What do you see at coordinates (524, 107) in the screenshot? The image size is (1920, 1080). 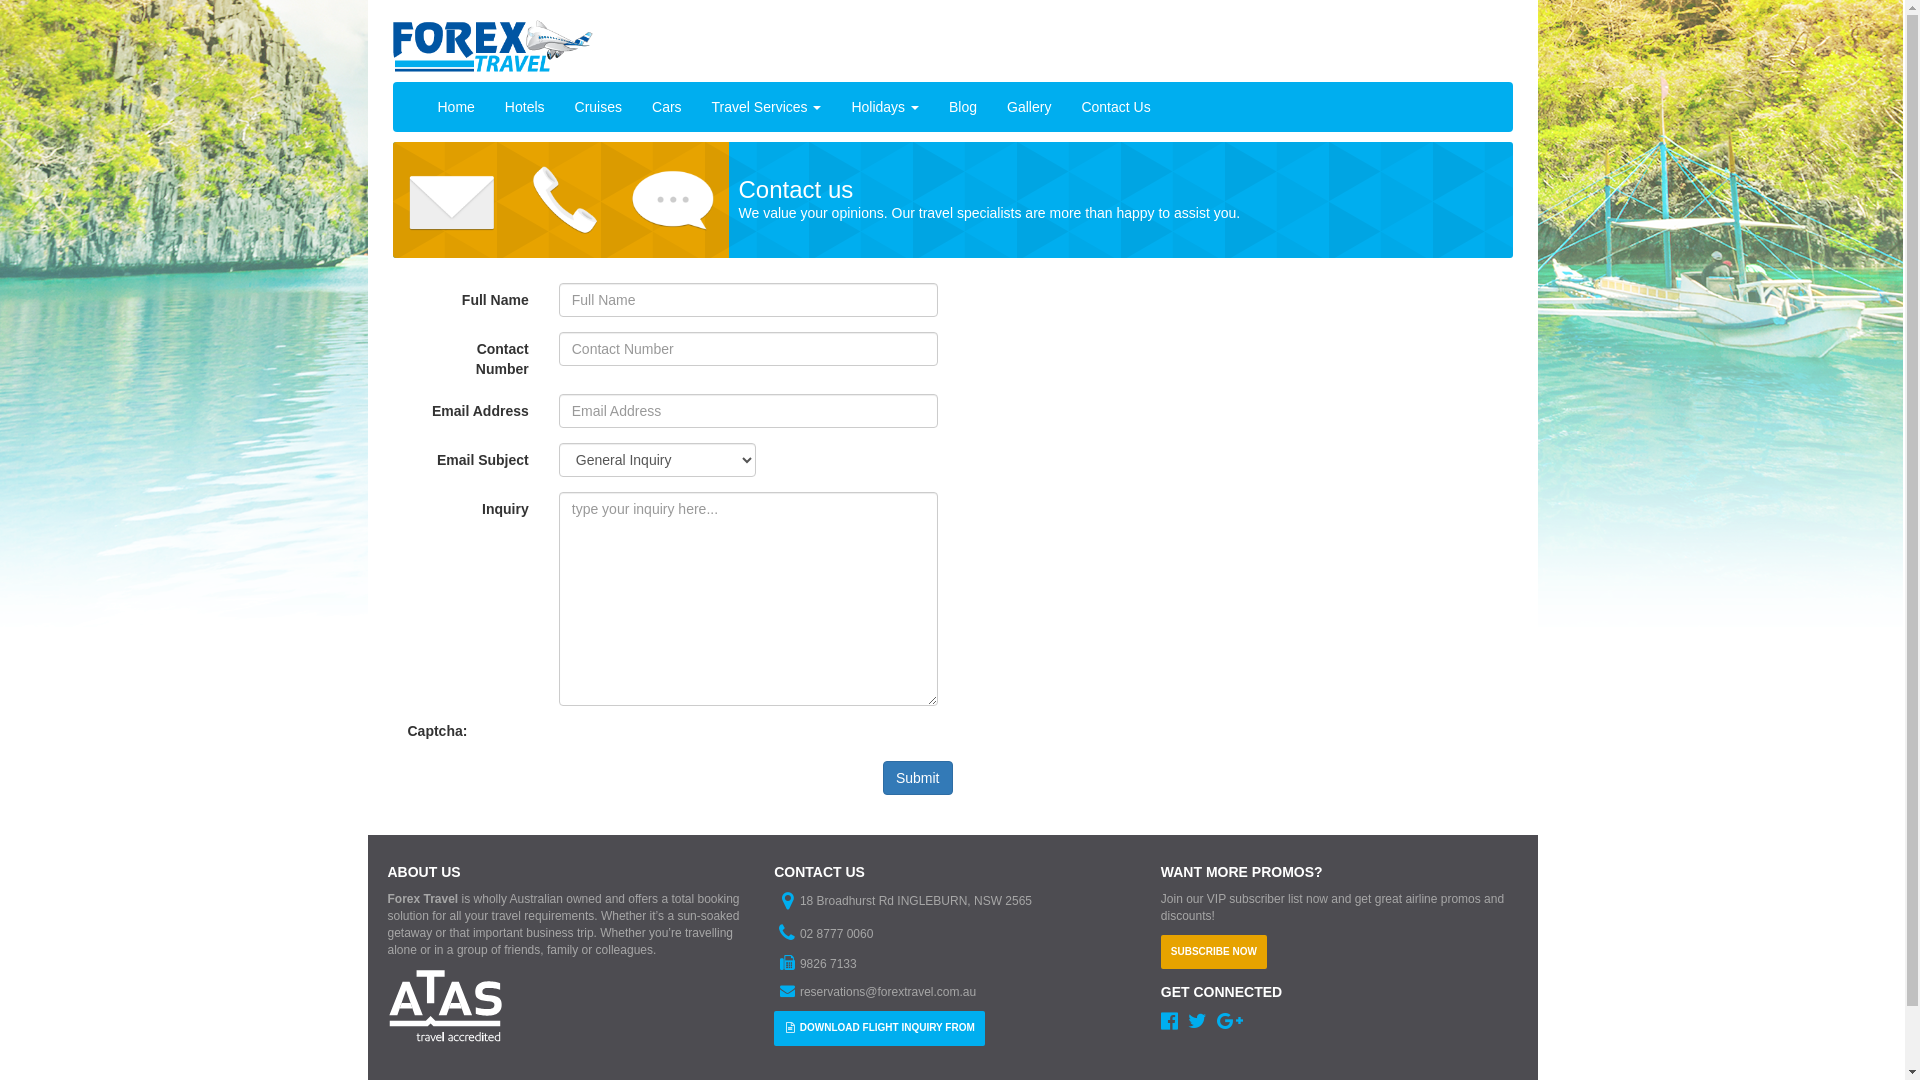 I see `'Hotels'` at bounding box center [524, 107].